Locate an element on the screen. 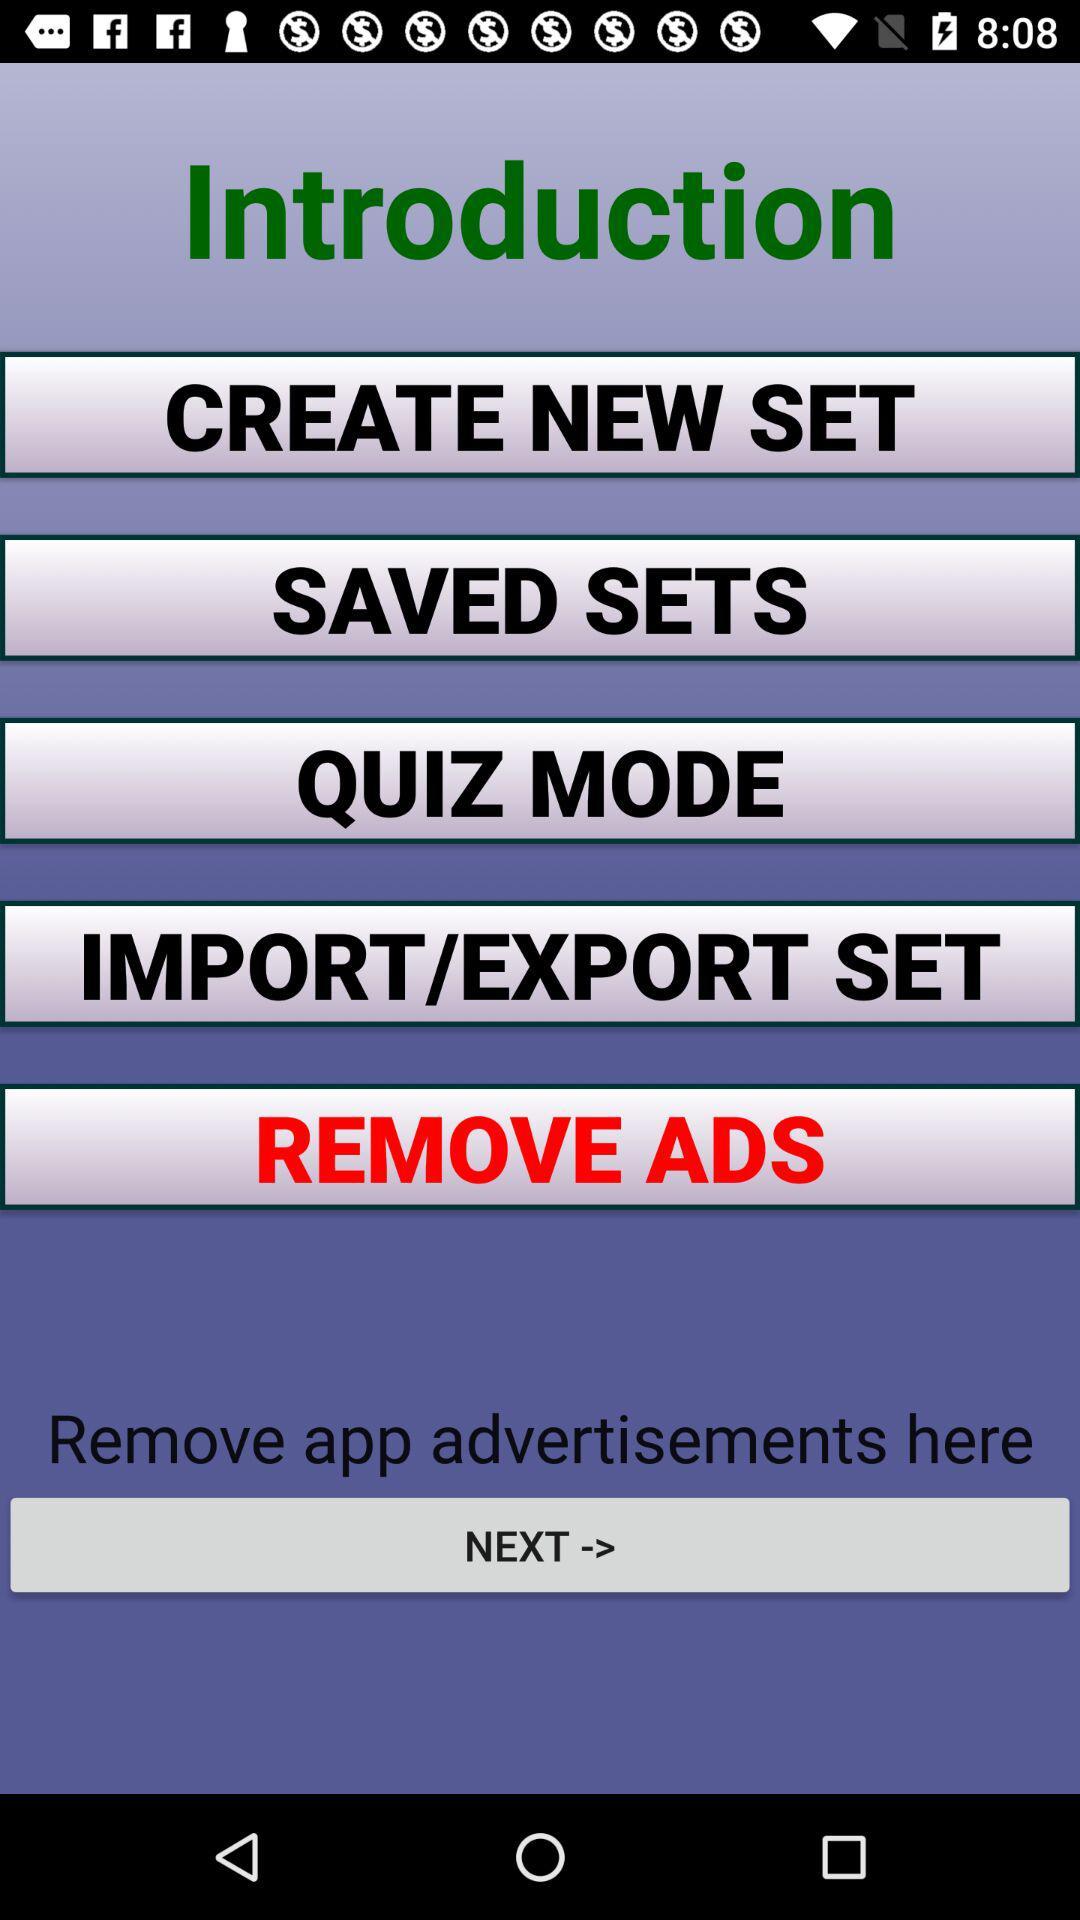 This screenshot has width=1080, height=1920. the saved sets item is located at coordinates (540, 596).